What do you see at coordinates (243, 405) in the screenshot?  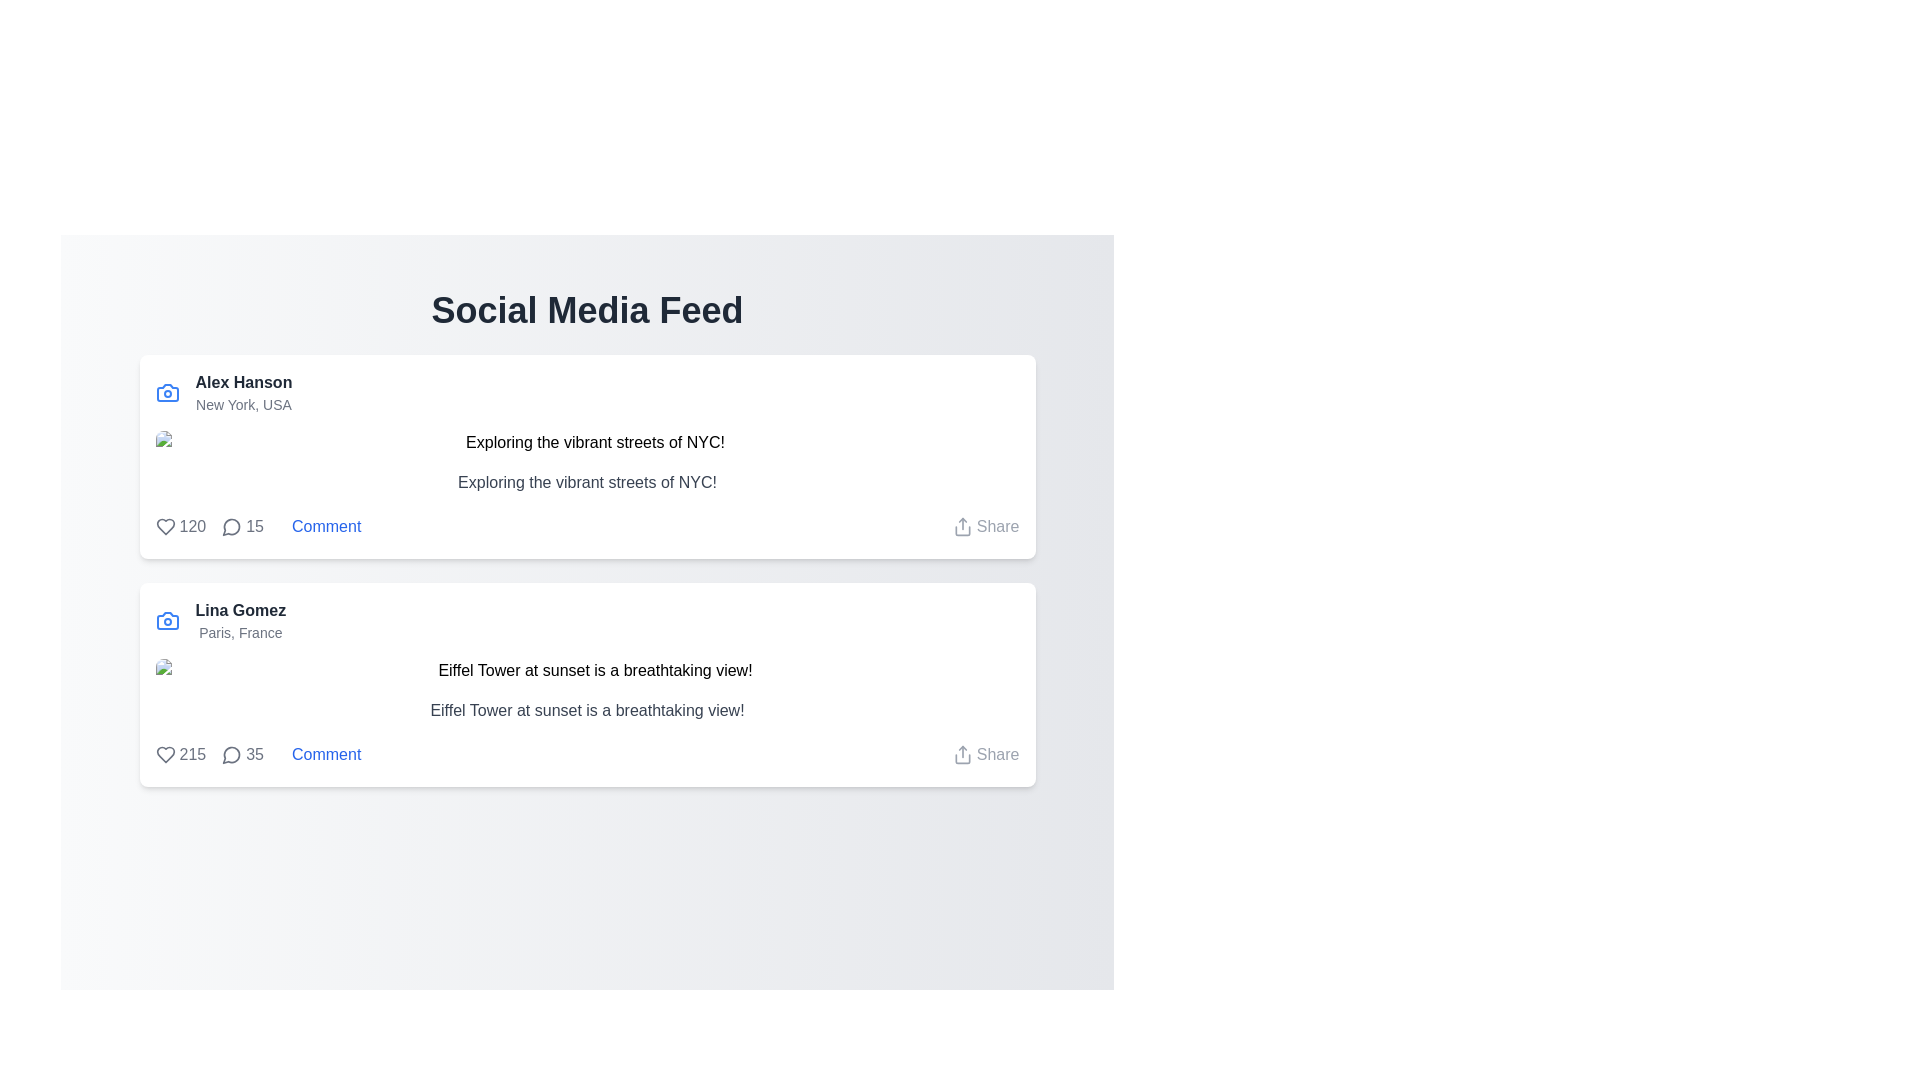 I see `the text label displaying 'New York, USA', which is positioned directly below 'Alex Hanson' in the user post area of the social media feed` at bounding box center [243, 405].